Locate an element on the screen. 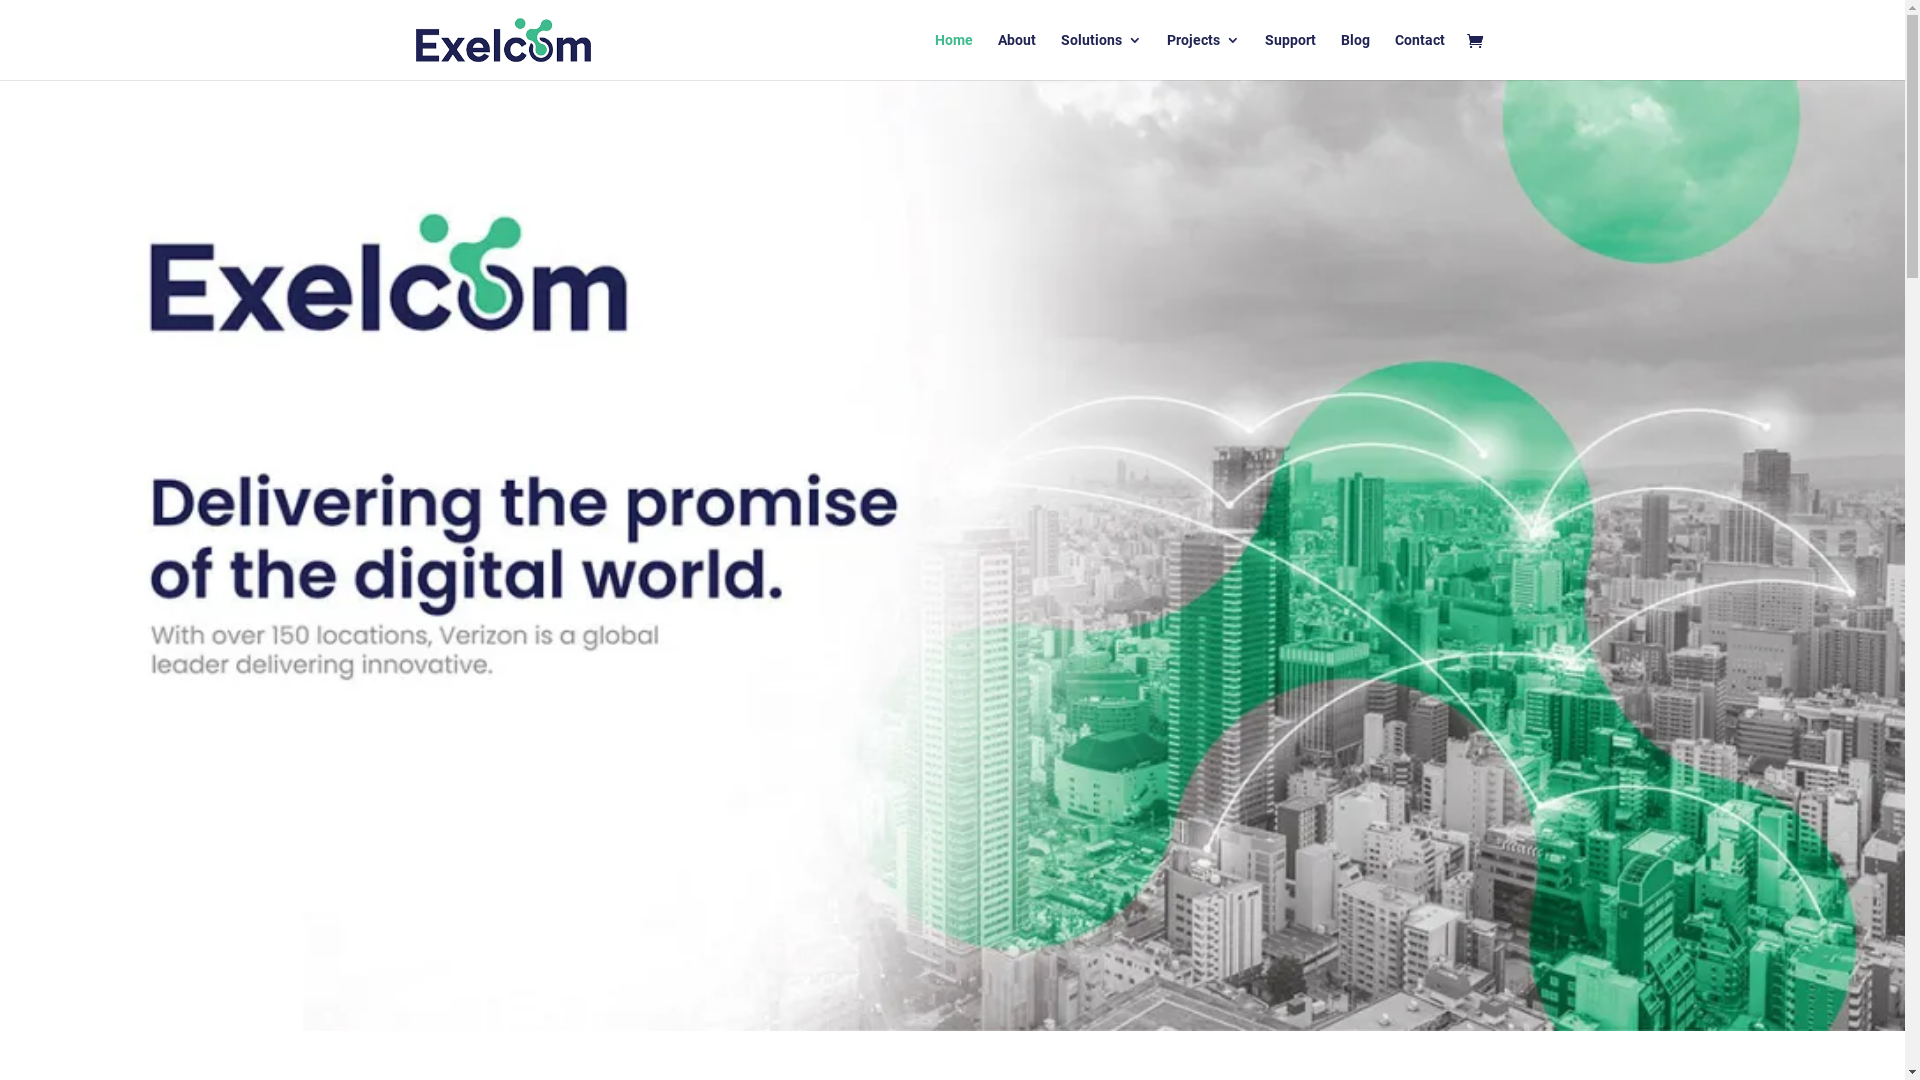 This screenshot has height=1080, width=1920. 'Blog' is located at coordinates (1354, 55).